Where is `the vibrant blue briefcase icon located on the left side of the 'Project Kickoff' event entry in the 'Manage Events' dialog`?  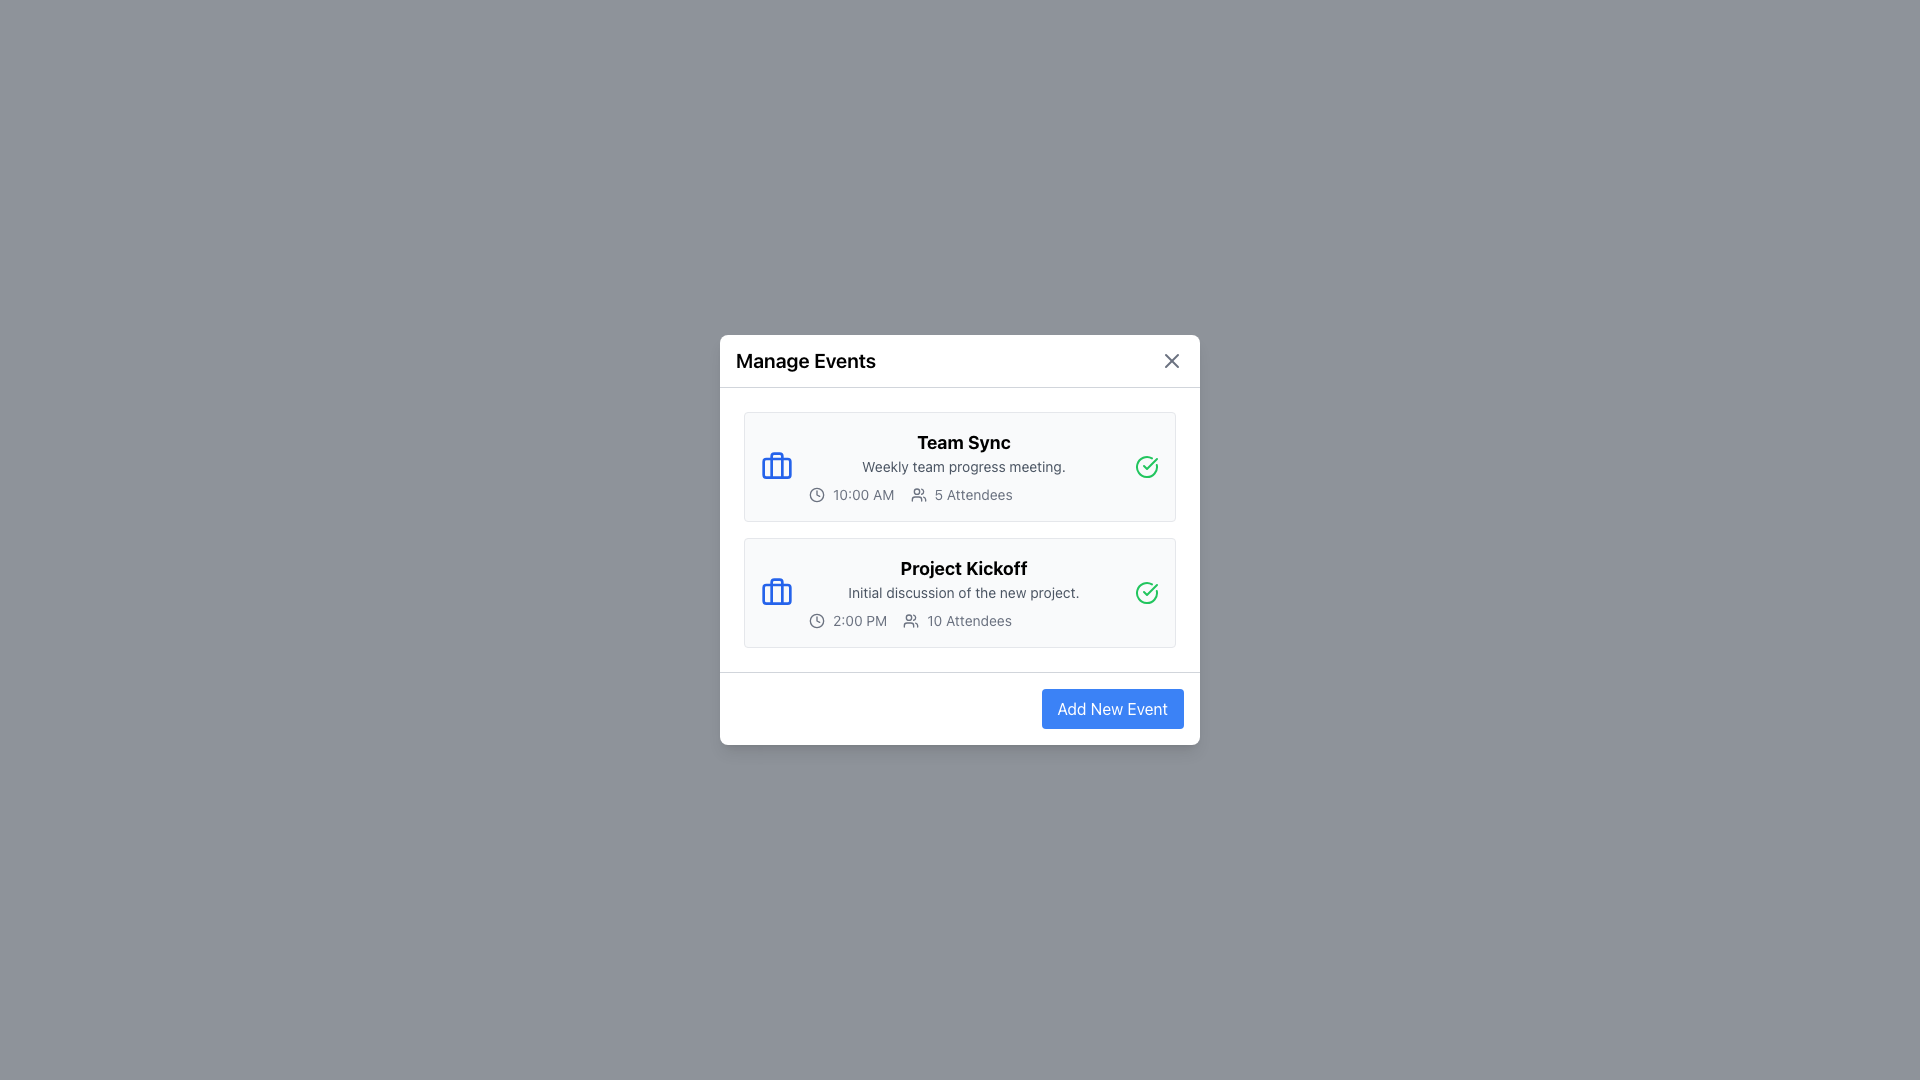 the vibrant blue briefcase icon located on the left side of the 'Project Kickoff' event entry in the 'Manage Events' dialog is located at coordinates (776, 592).